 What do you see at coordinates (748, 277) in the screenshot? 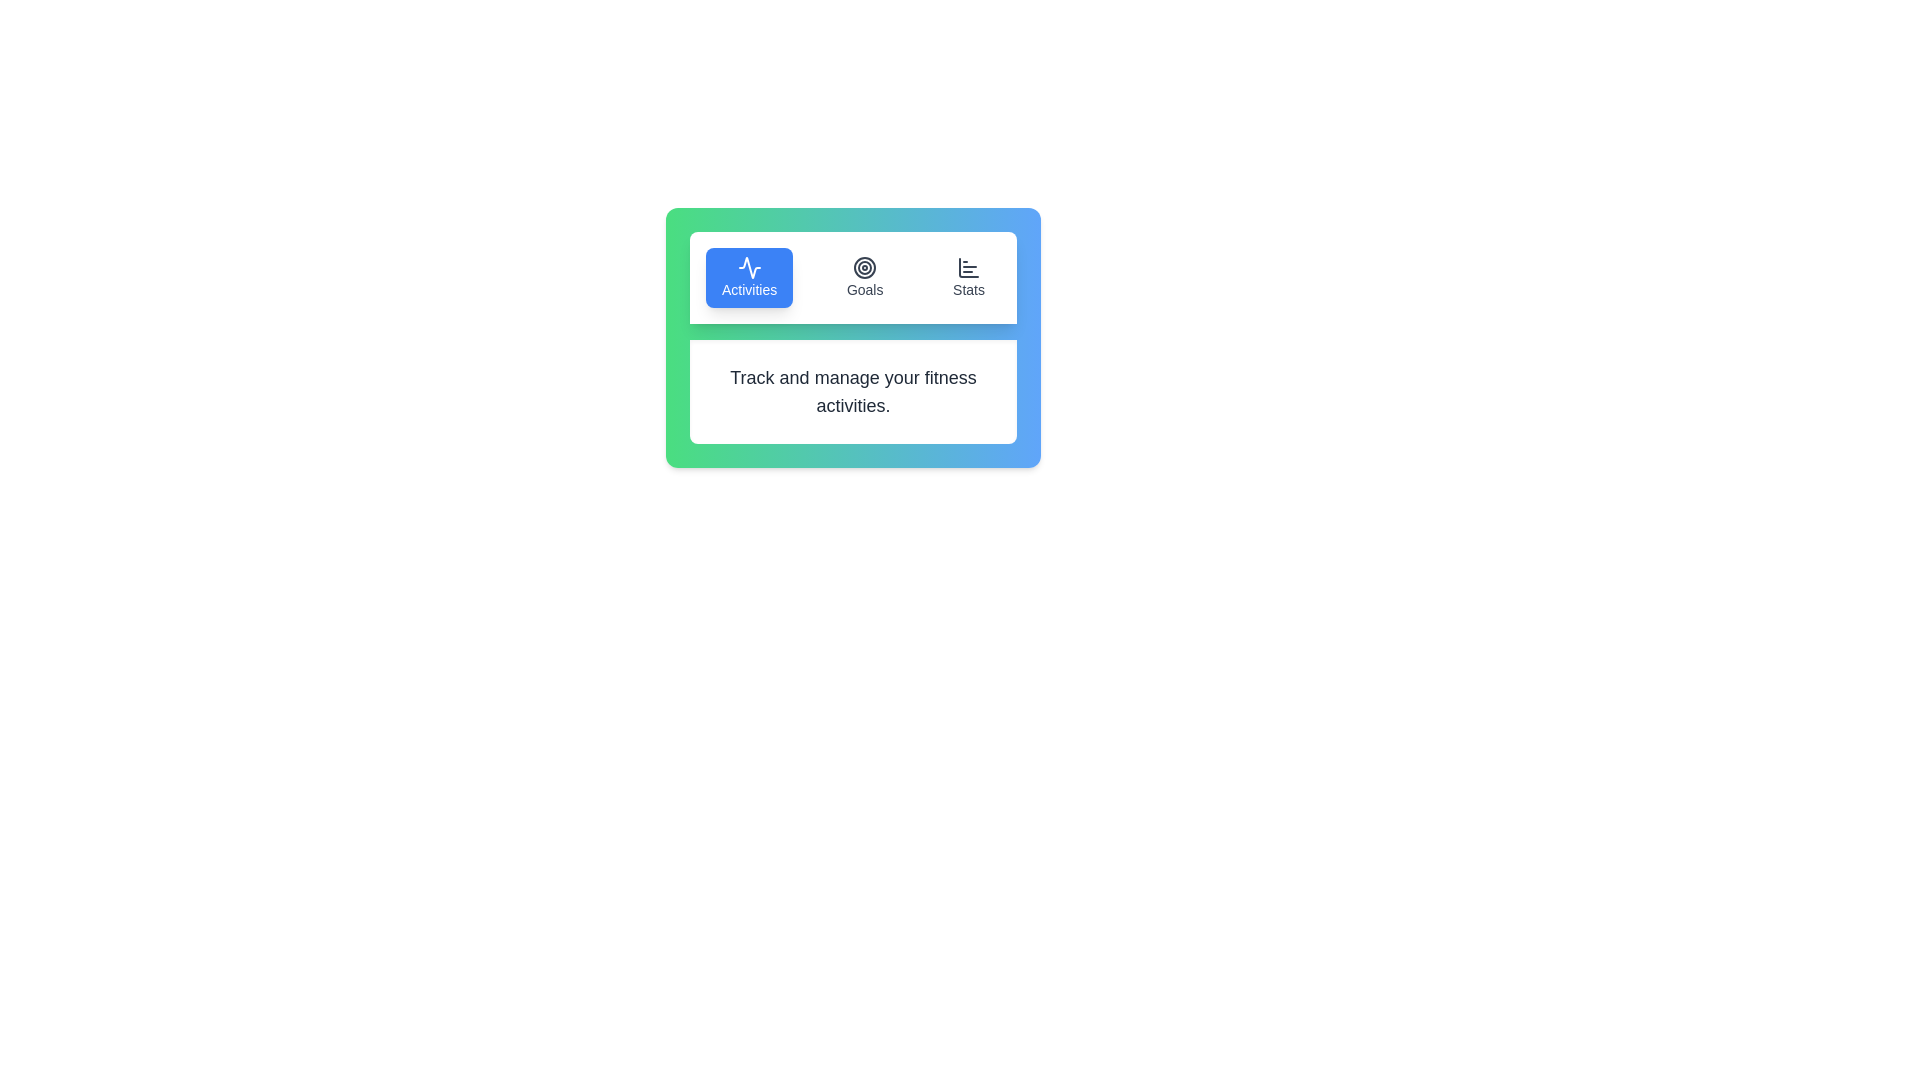
I see `the Activities tab to switch content` at bounding box center [748, 277].